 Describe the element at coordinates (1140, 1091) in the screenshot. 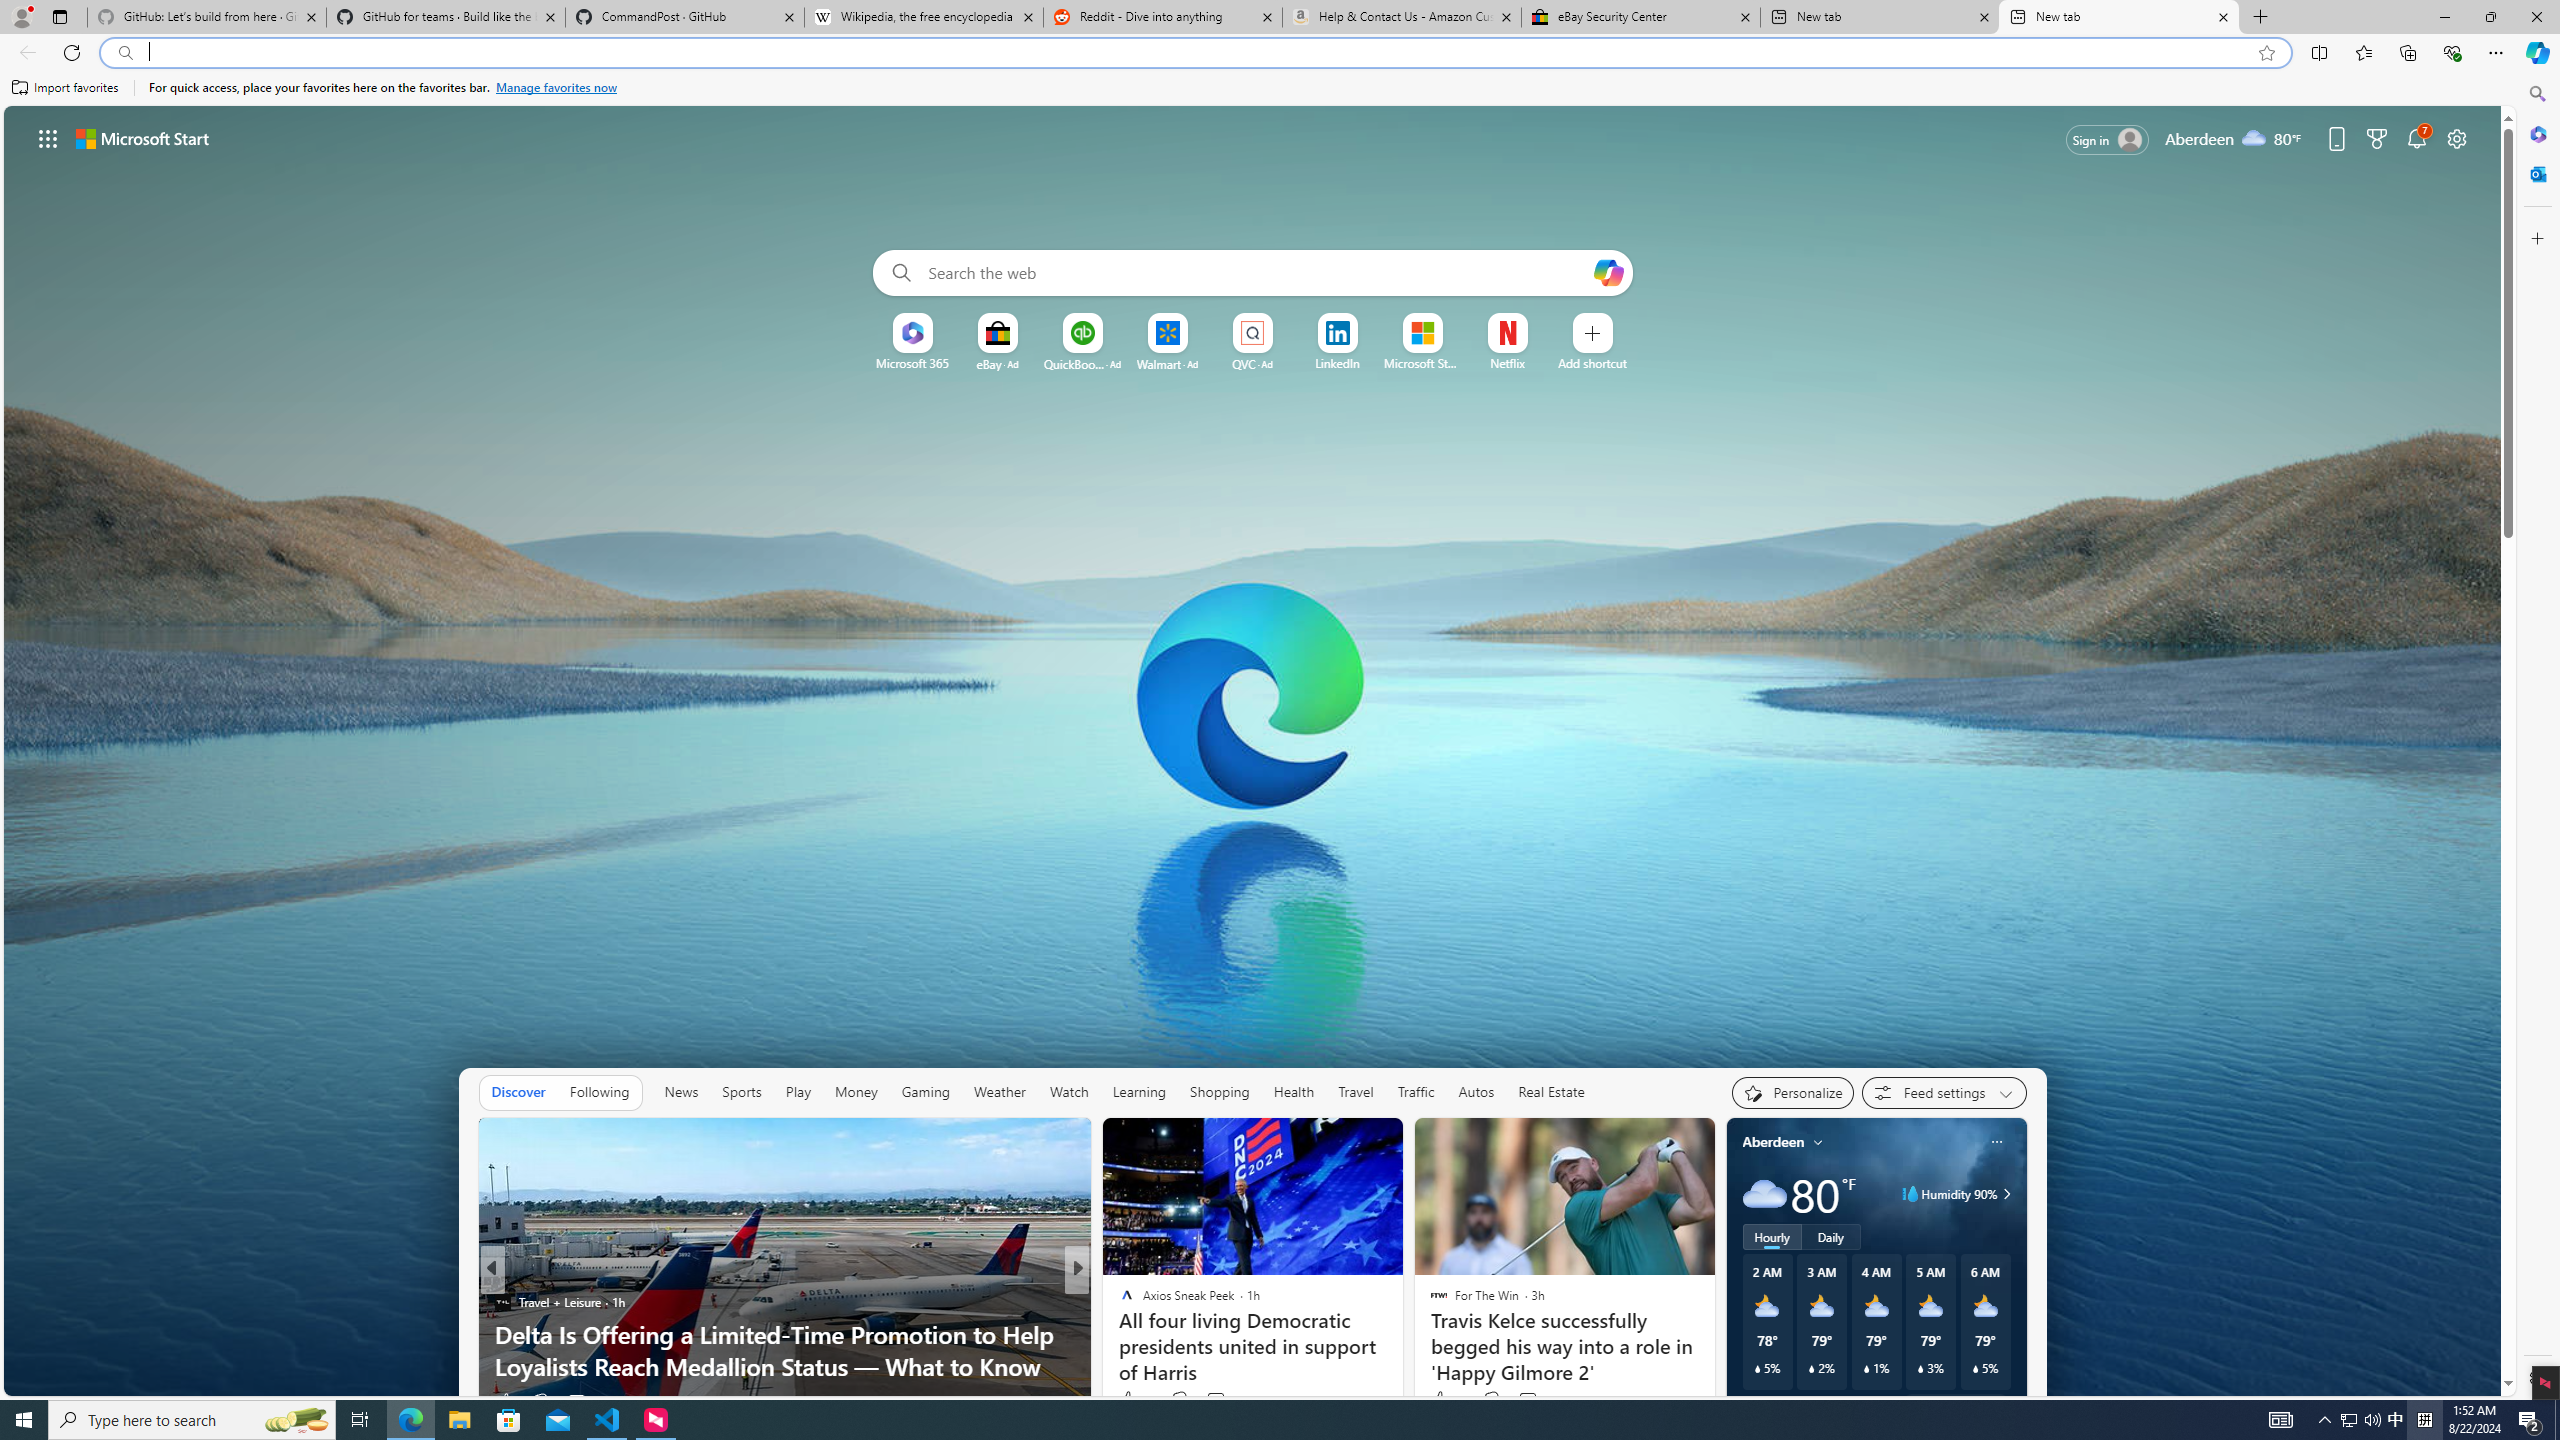

I see `'Learning'` at that location.